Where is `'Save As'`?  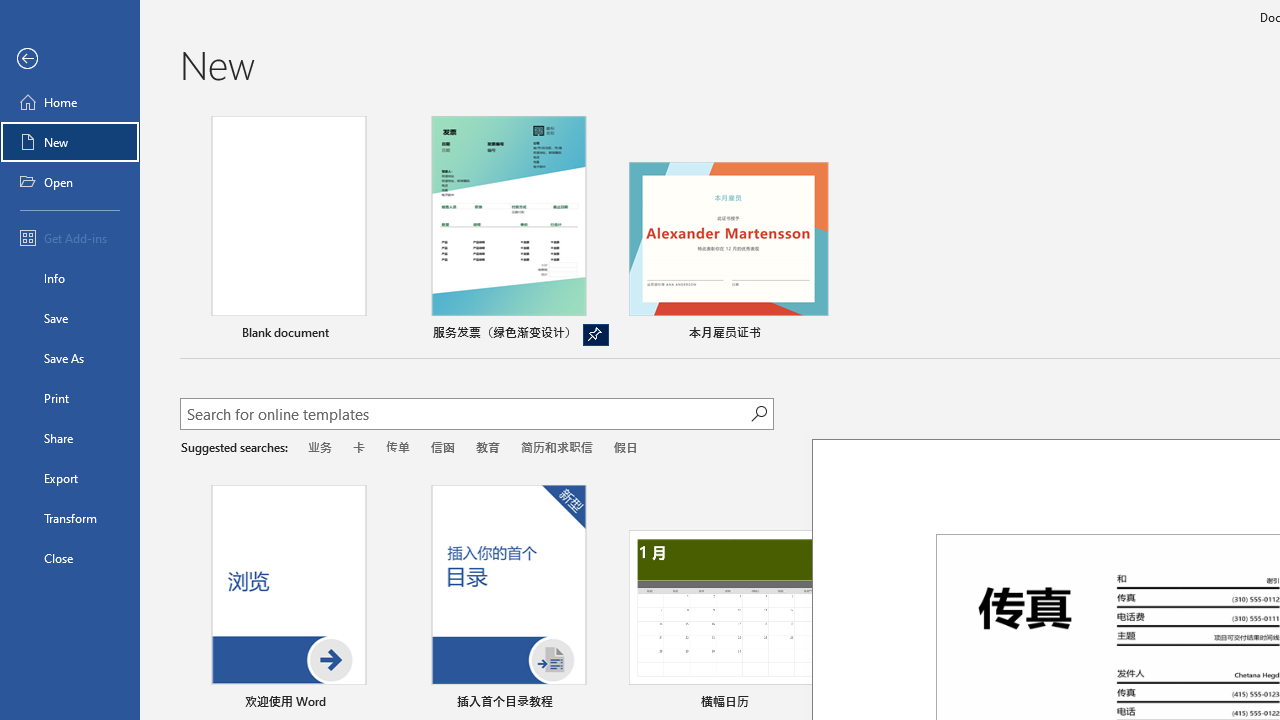
'Save As' is located at coordinates (69, 356).